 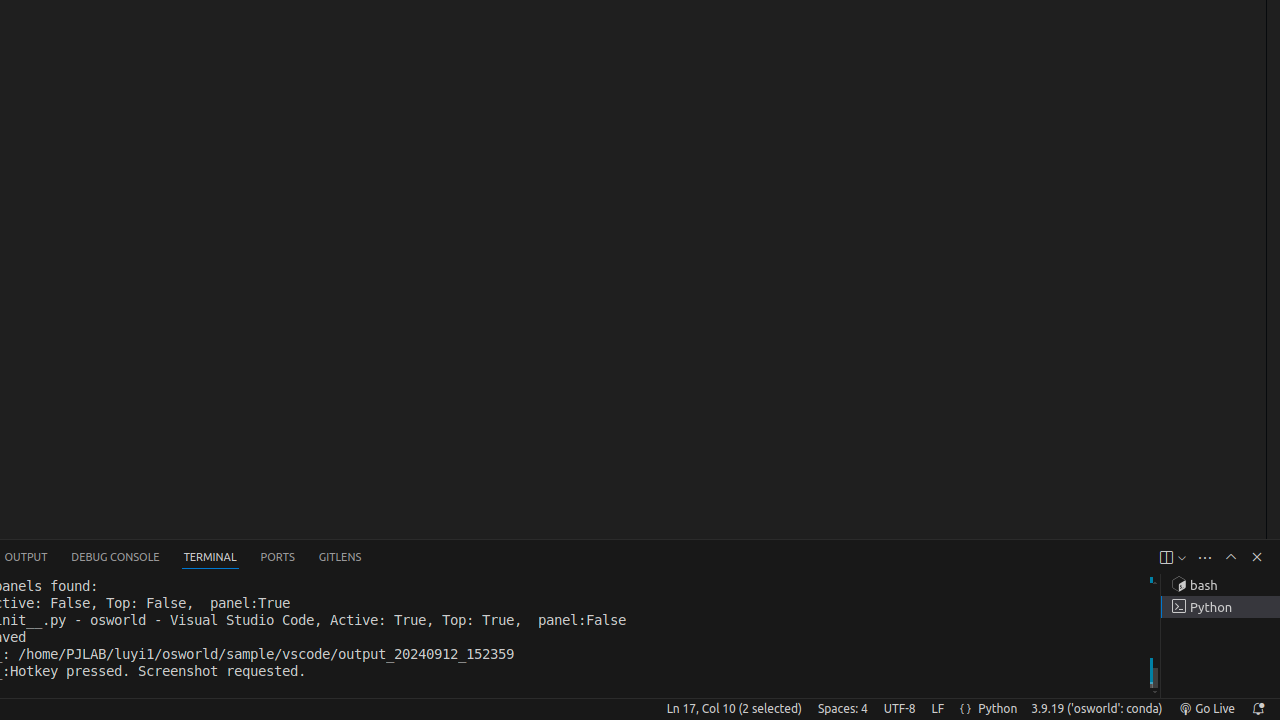 What do you see at coordinates (1256, 707) in the screenshot?
I see `'Notifications'` at bounding box center [1256, 707].